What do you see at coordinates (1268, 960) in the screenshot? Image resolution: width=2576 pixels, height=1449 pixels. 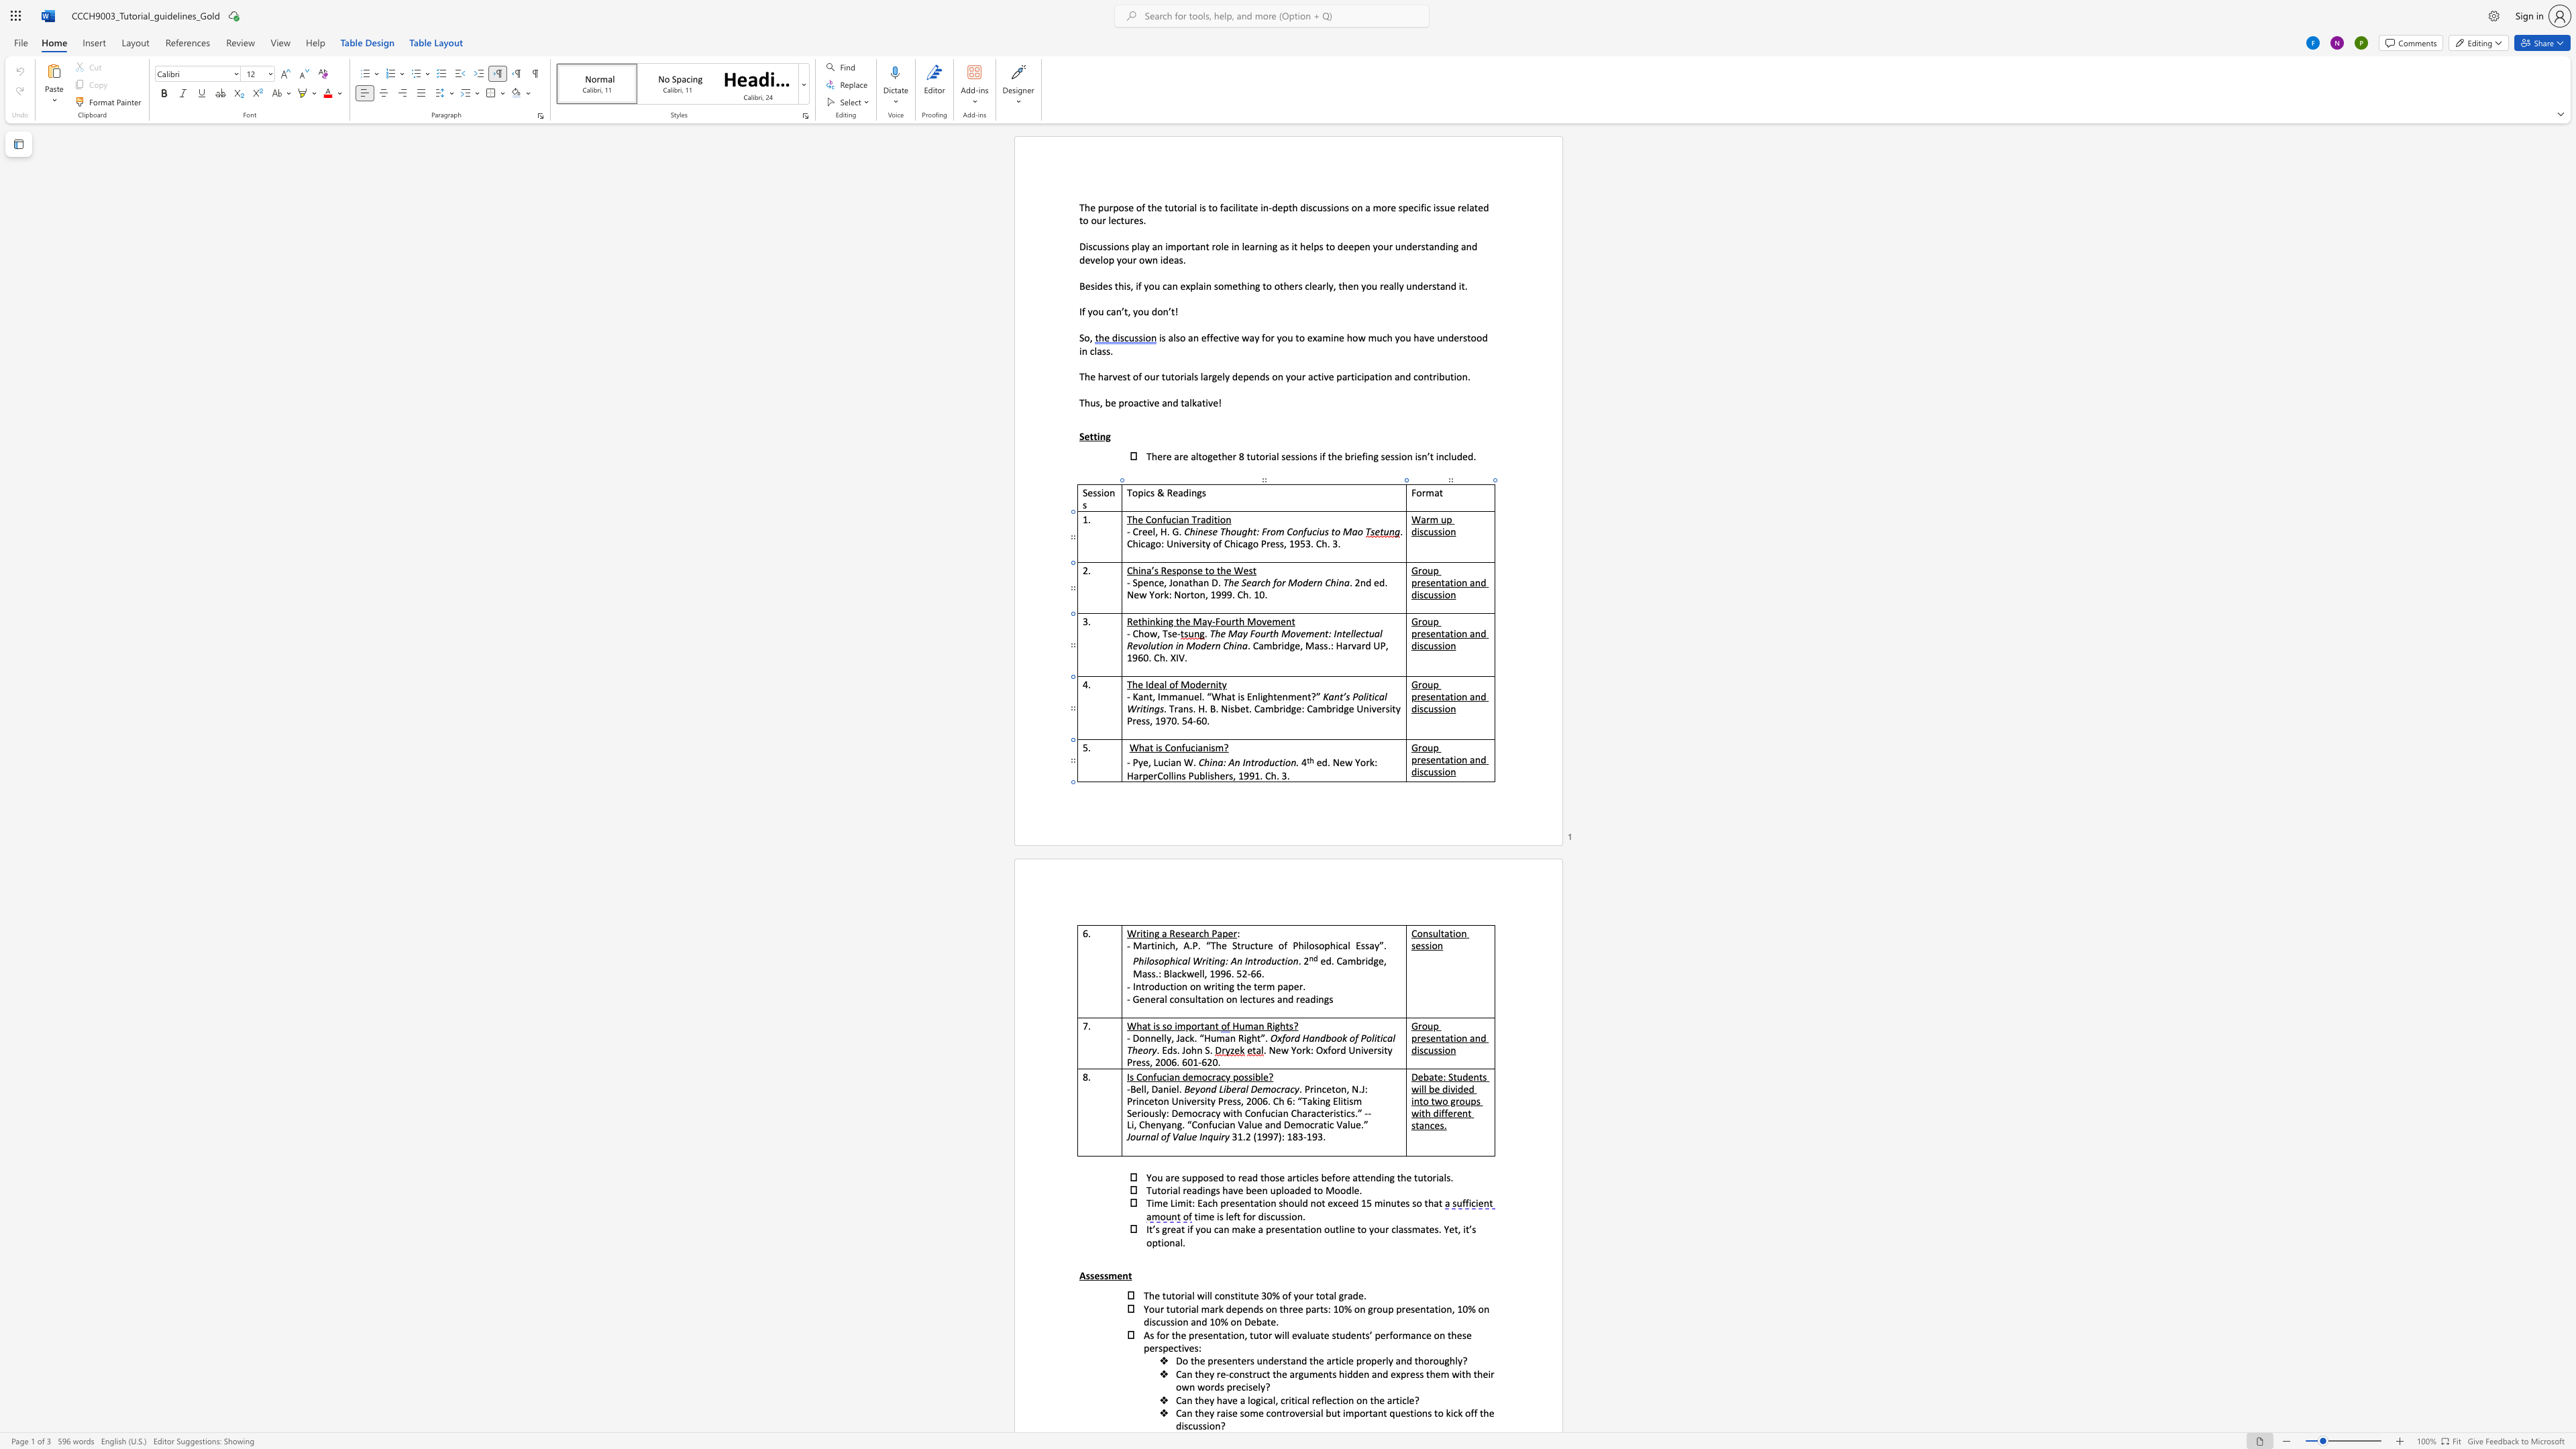 I see `the 1th character "d" in the text` at bounding box center [1268, 960].